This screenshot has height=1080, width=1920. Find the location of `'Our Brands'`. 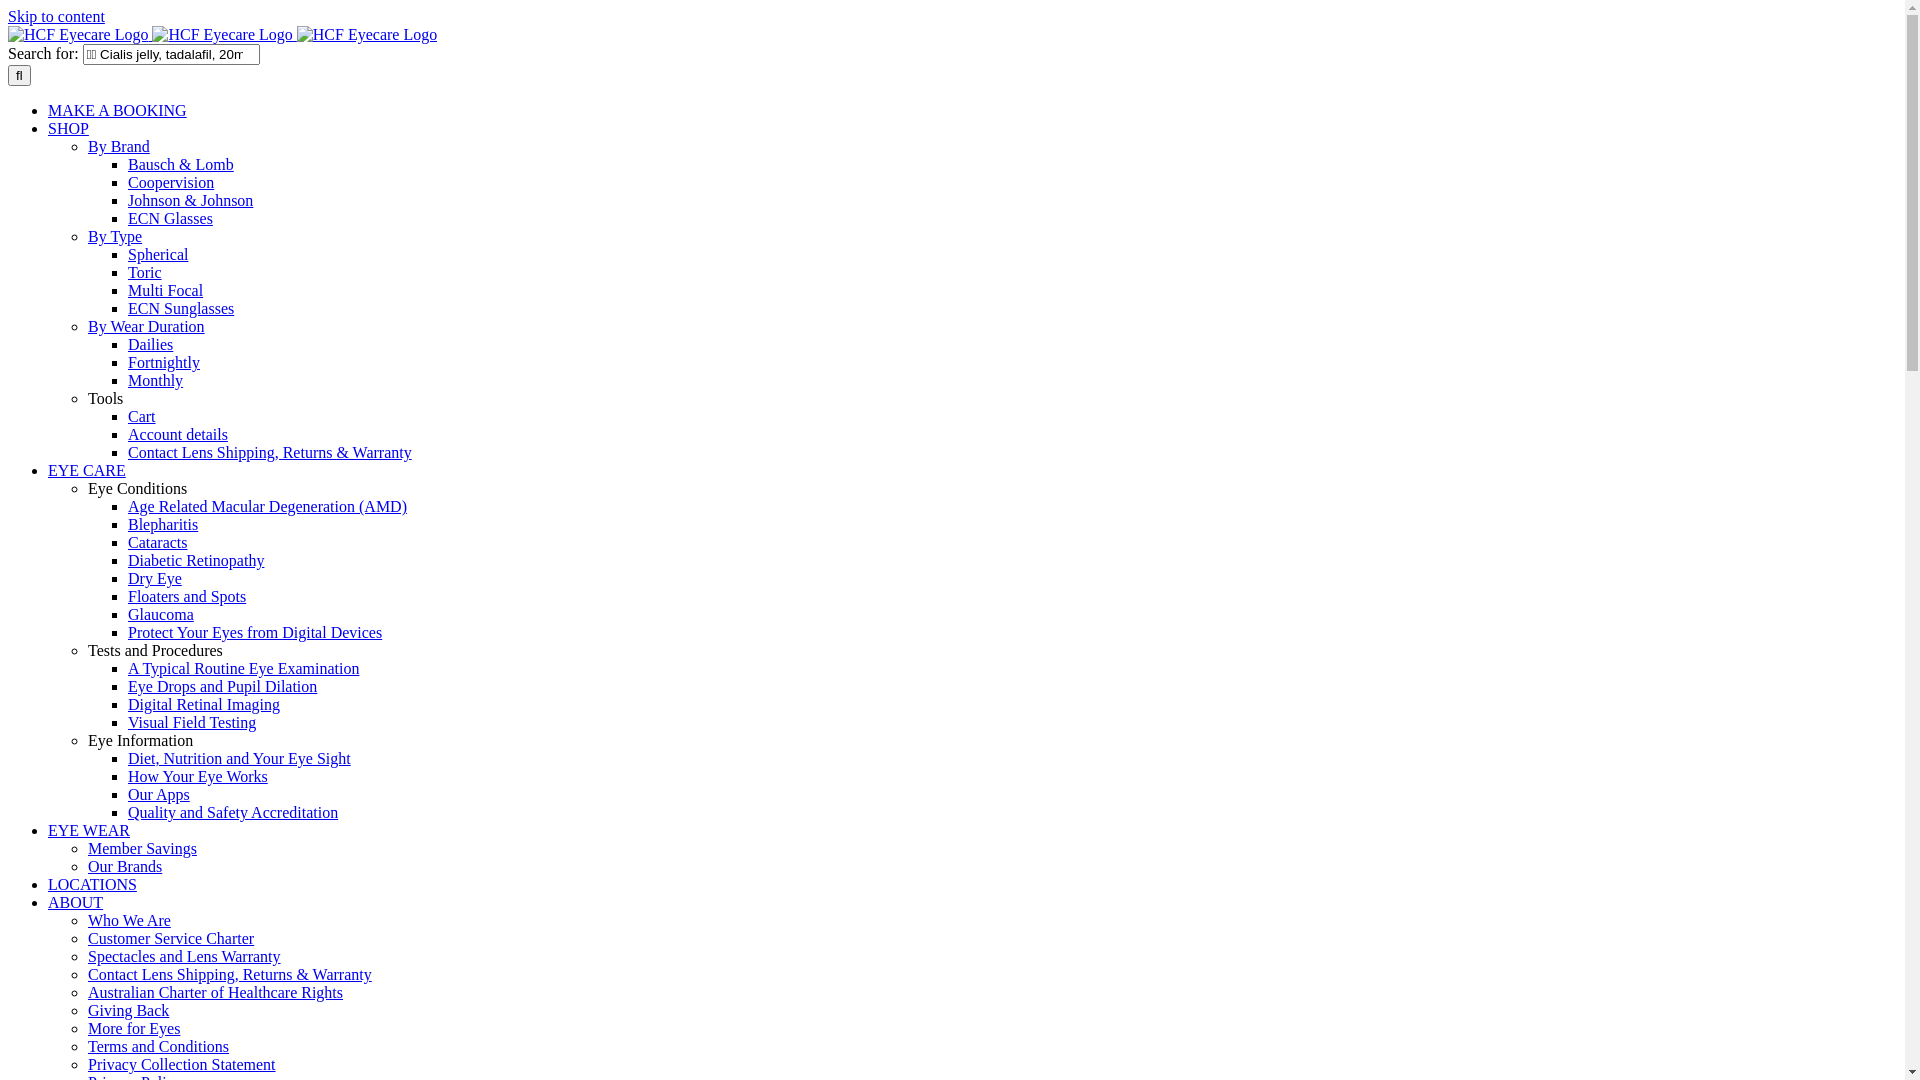

'Our Brands' is located at coordinates (86, 865).